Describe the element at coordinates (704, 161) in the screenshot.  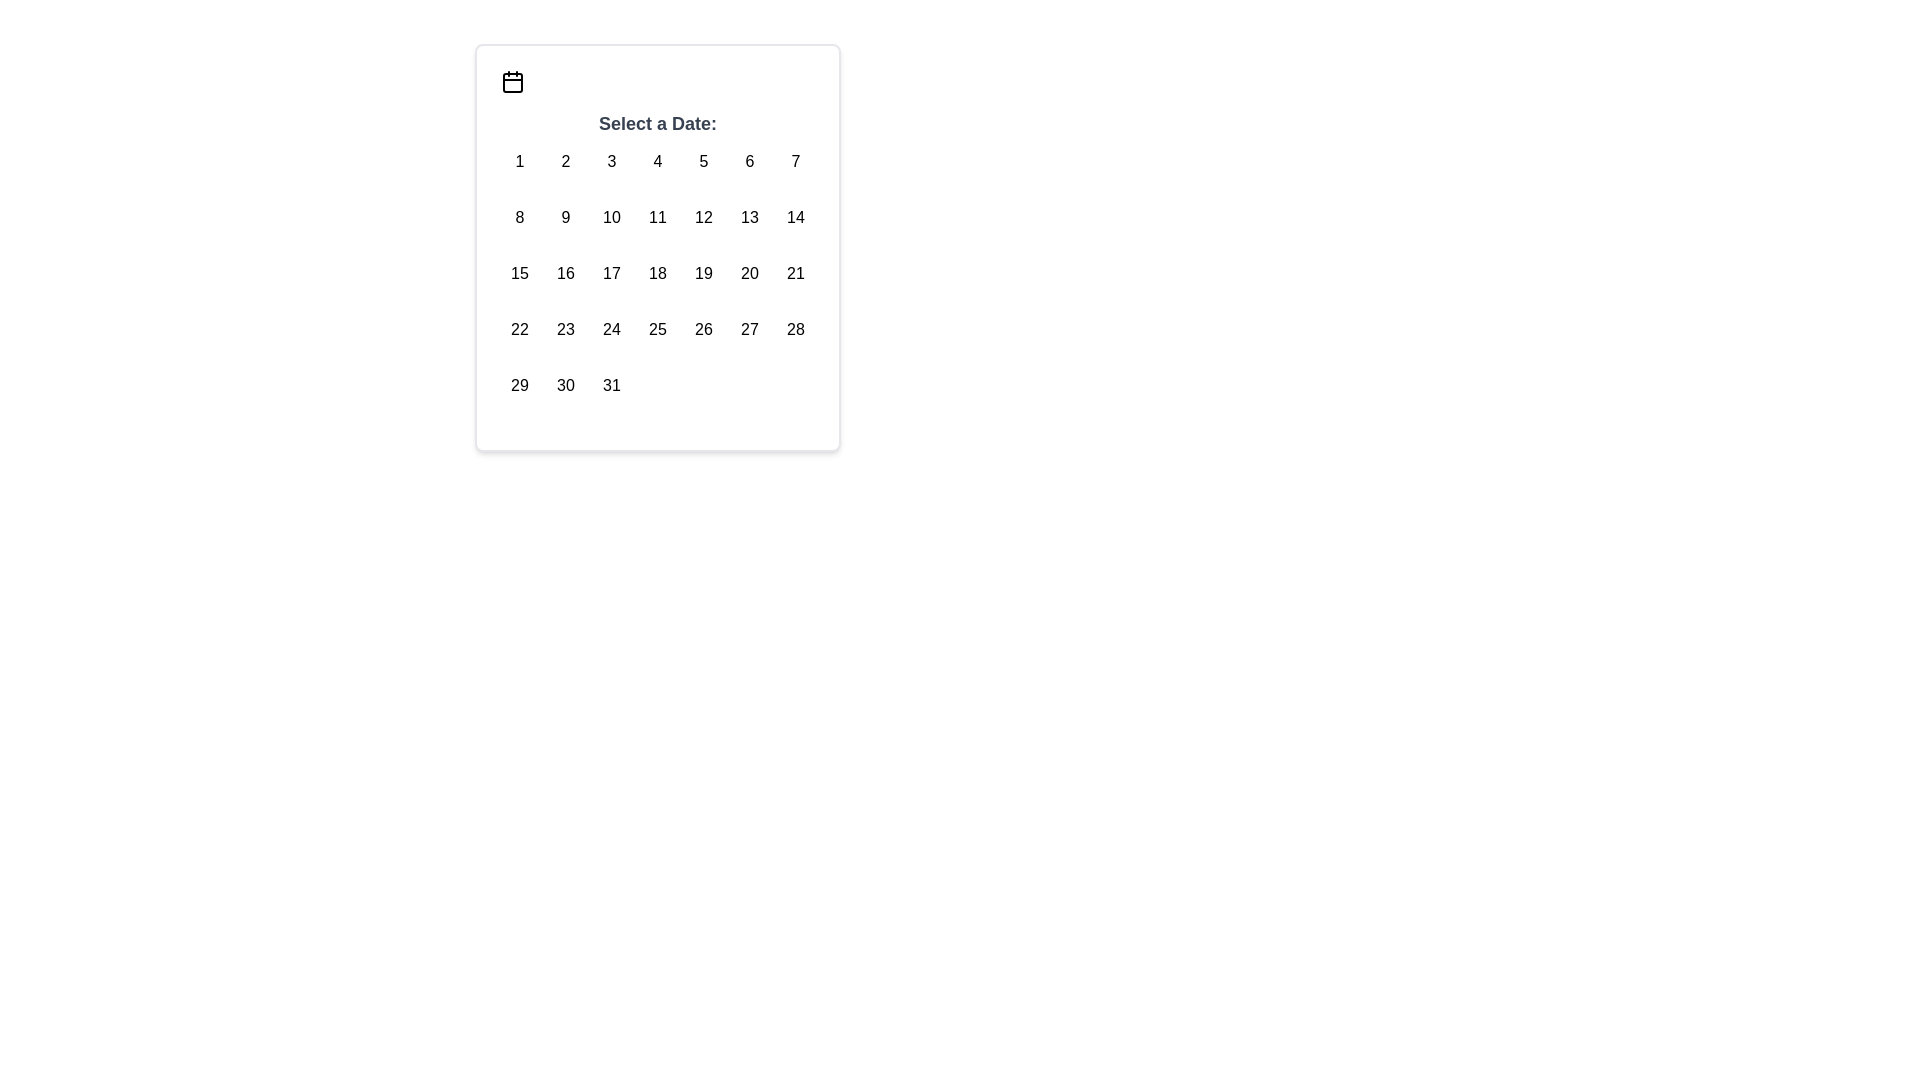
I see `the rounded button displaying the number '5'` at that location.